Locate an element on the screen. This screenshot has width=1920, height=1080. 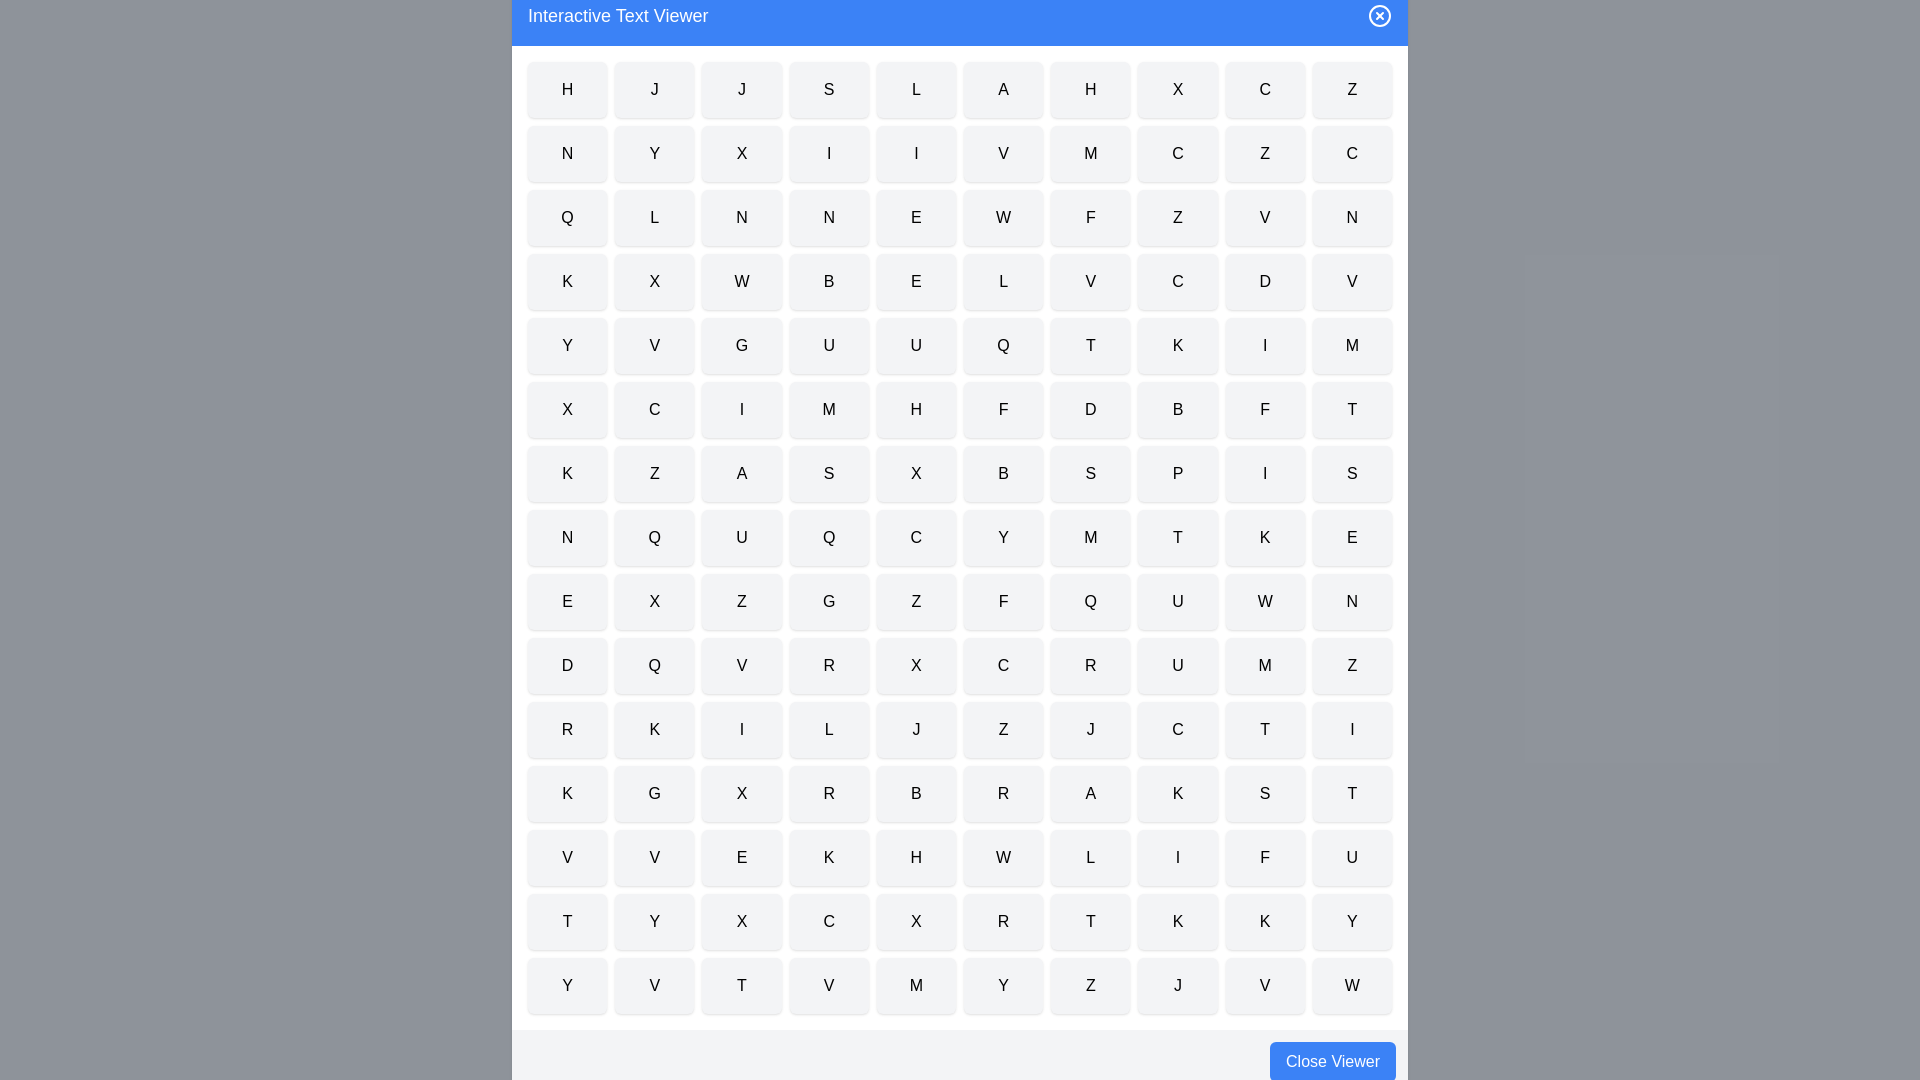
close icon at the top right of the dialog is located at coordinates (1379, 15).